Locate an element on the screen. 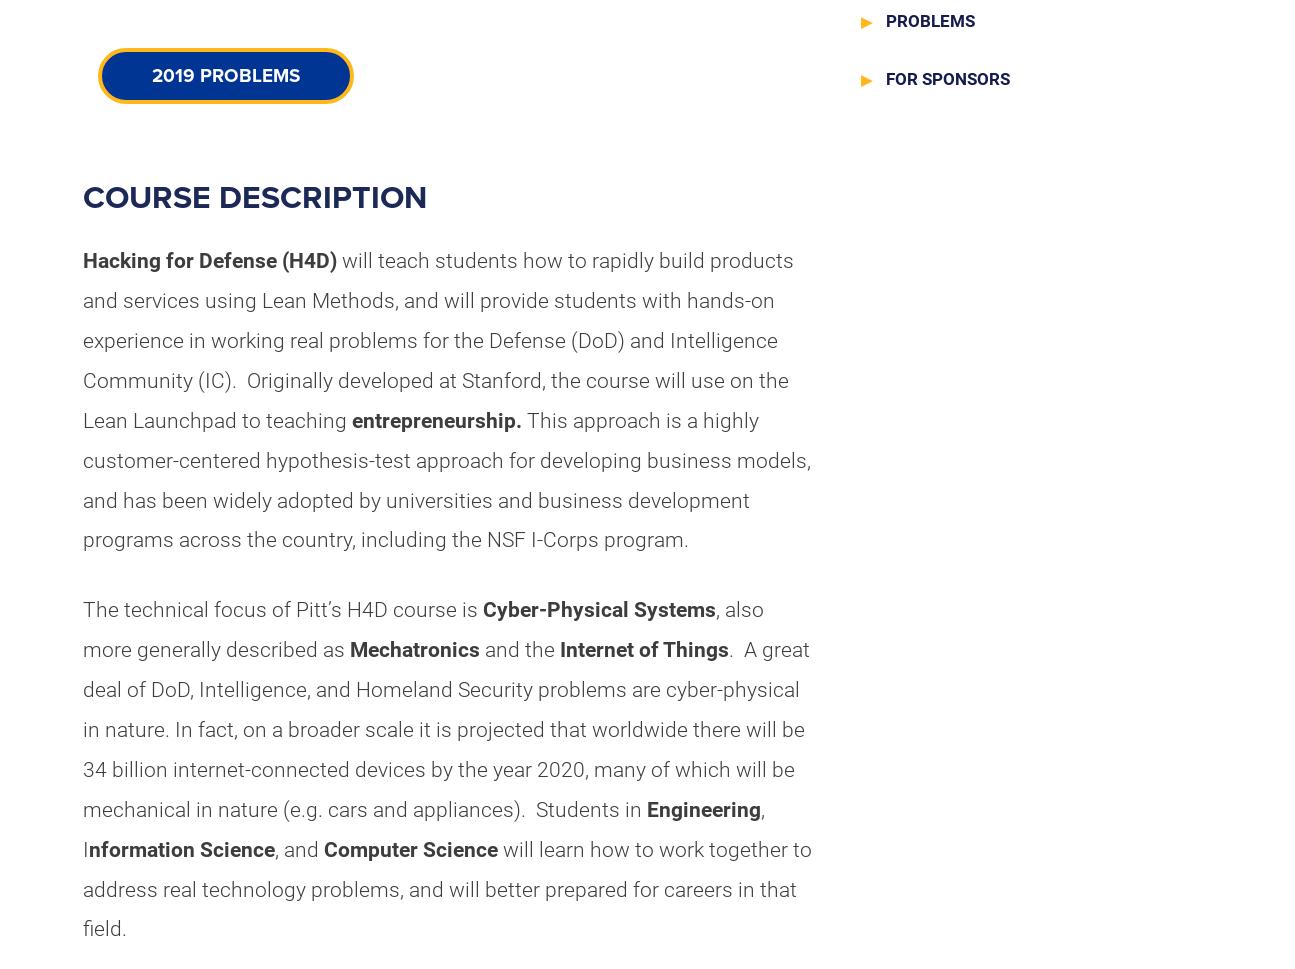 This screenshot has width=1295, height=969. 'This approach is a highly customer-centered hypothesis-test approach for developing business models, and has been widely adopted by universities and business development programs across the country, including the NSF I-Corps program.' is located at coordinates (444, 480).